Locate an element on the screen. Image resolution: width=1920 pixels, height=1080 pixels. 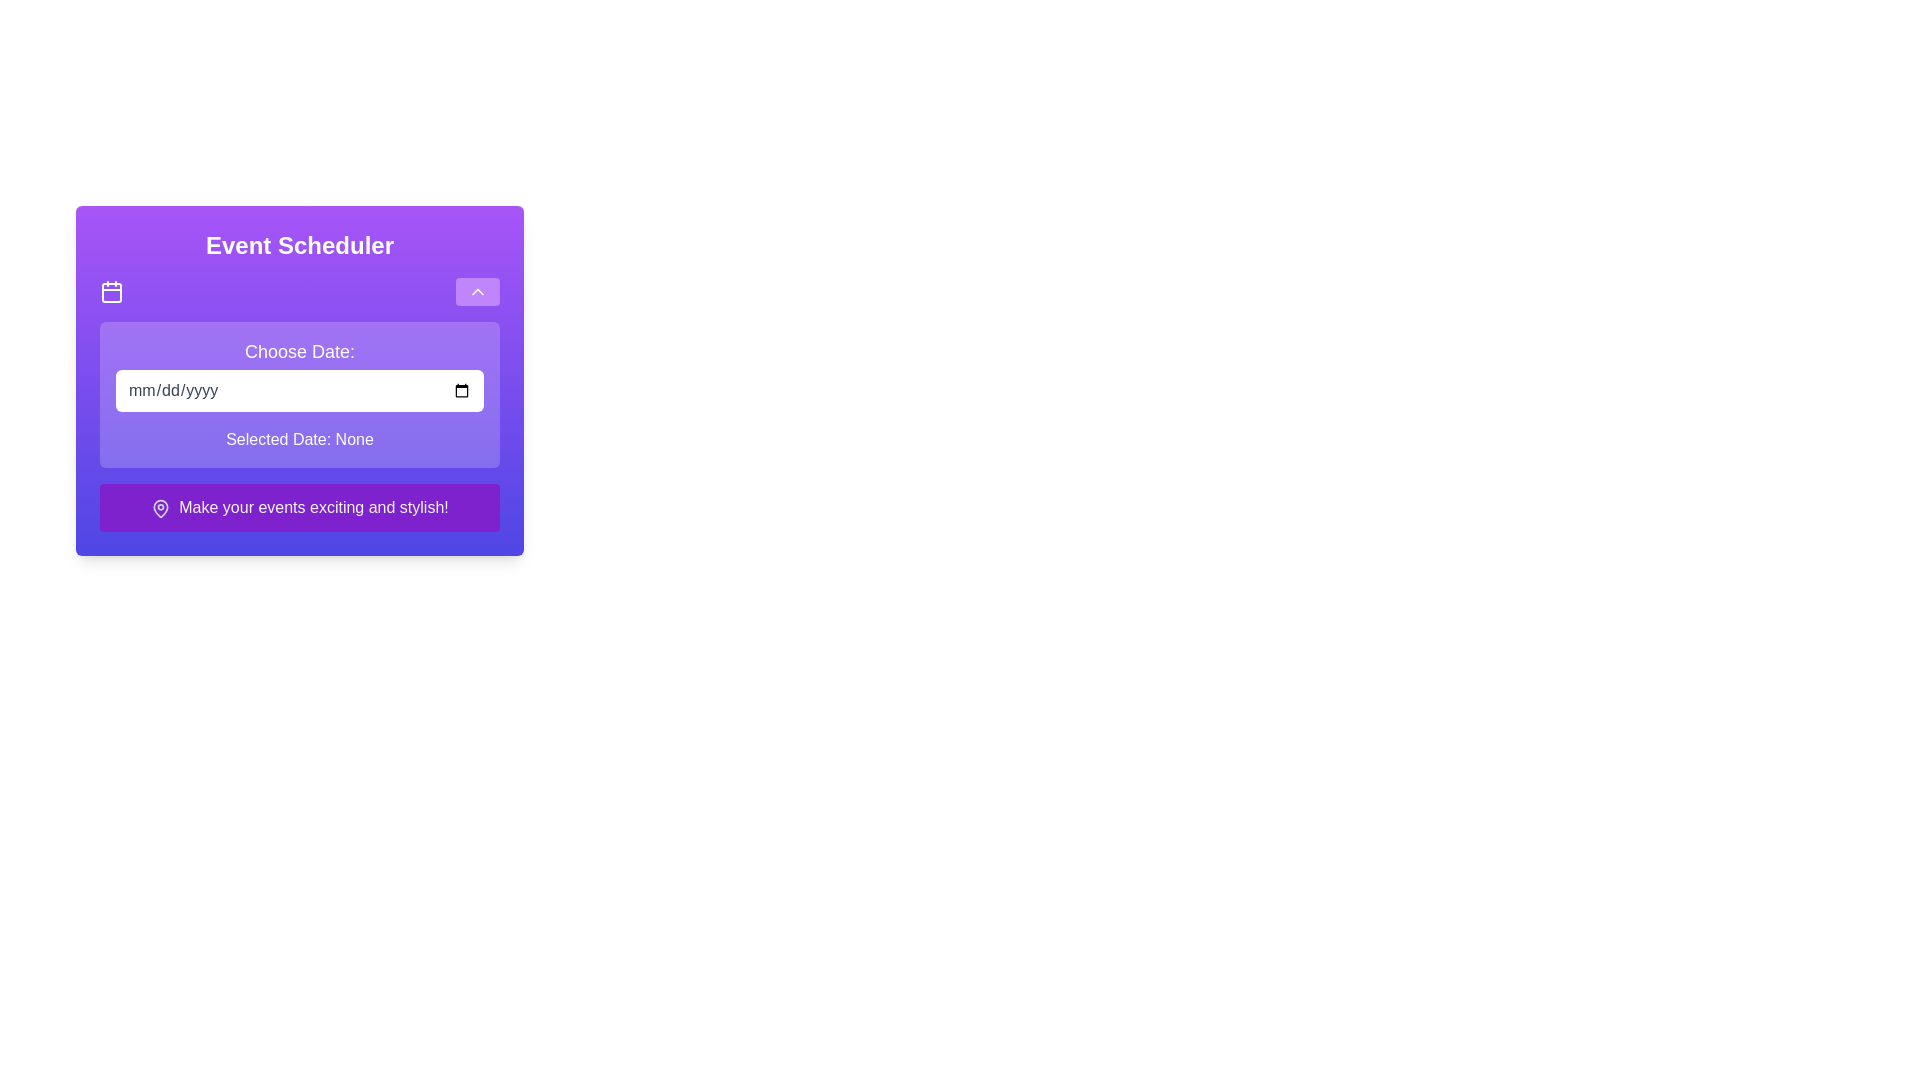
the chevron icon located at the top-right corner of the 'Event Scheduler' card is located at coordinates (477, 292).